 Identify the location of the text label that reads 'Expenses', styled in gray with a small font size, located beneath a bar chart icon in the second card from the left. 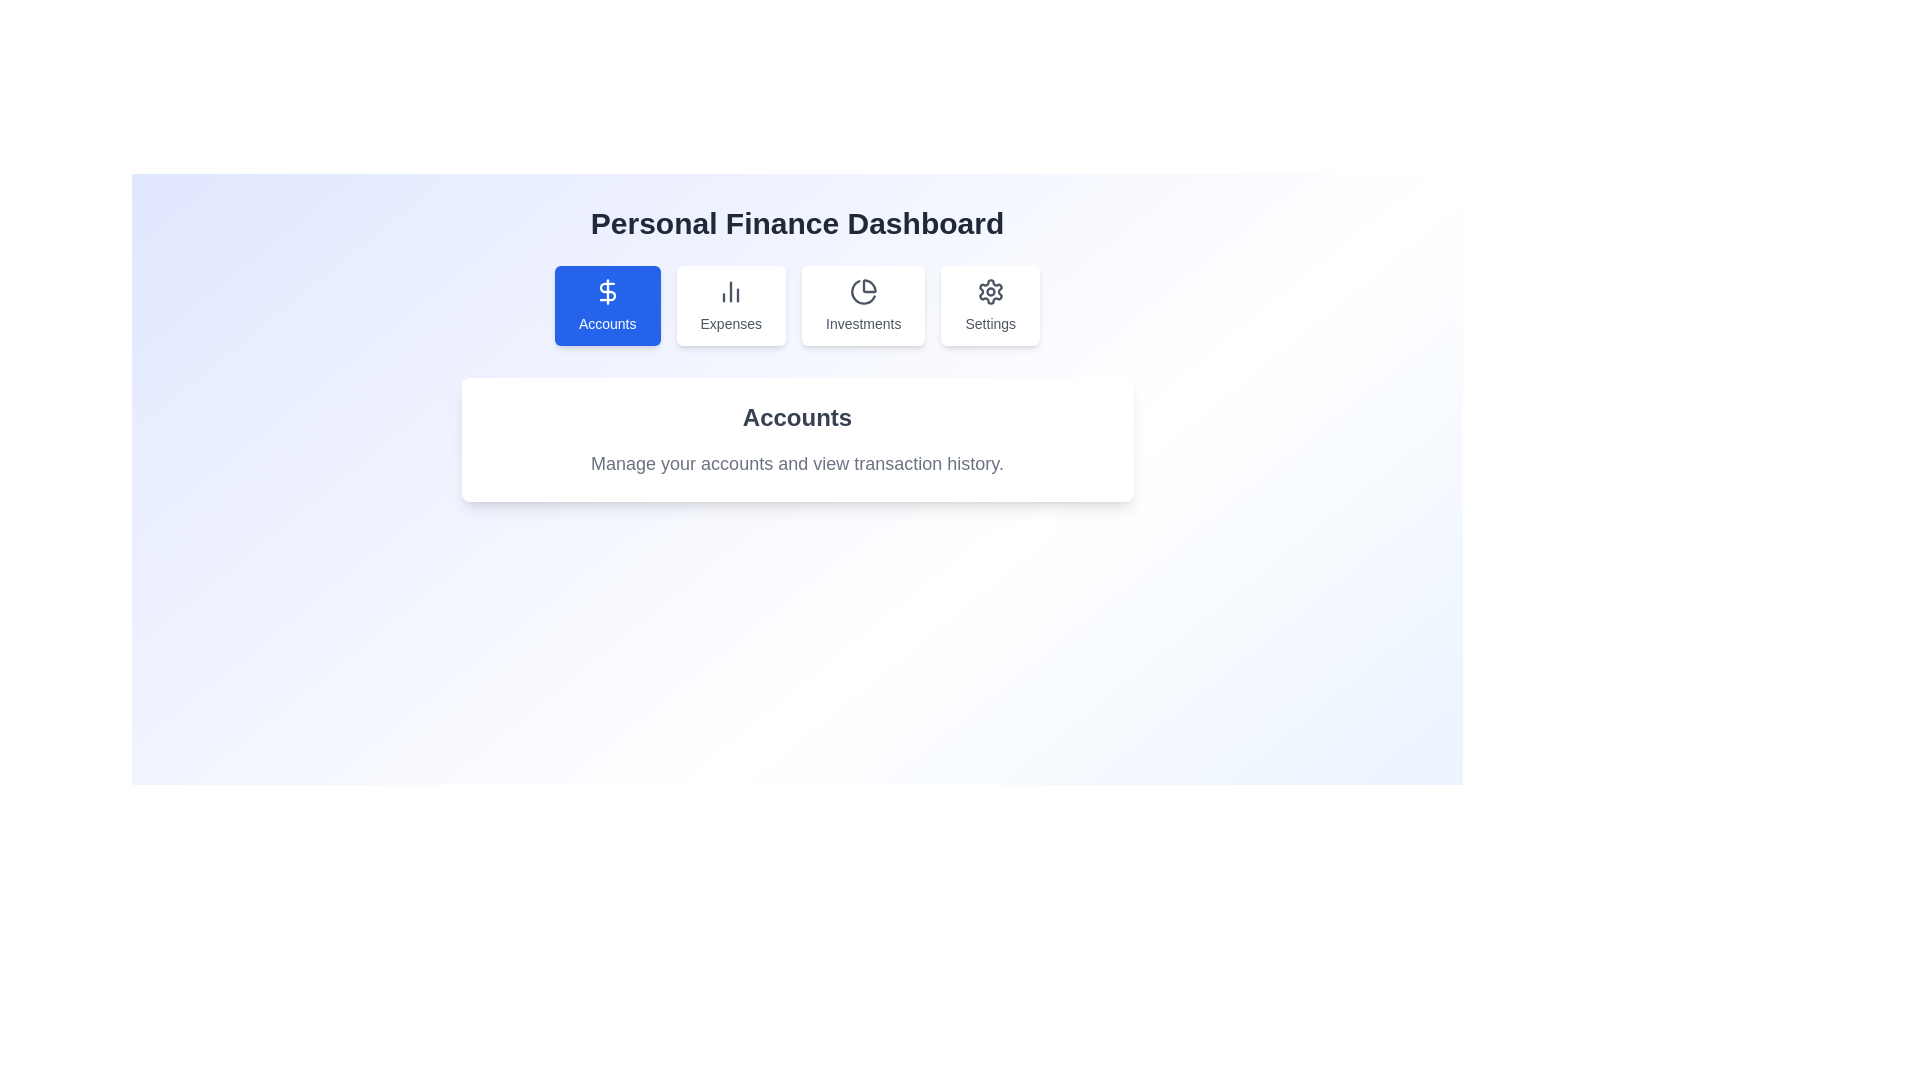
(730, 323).